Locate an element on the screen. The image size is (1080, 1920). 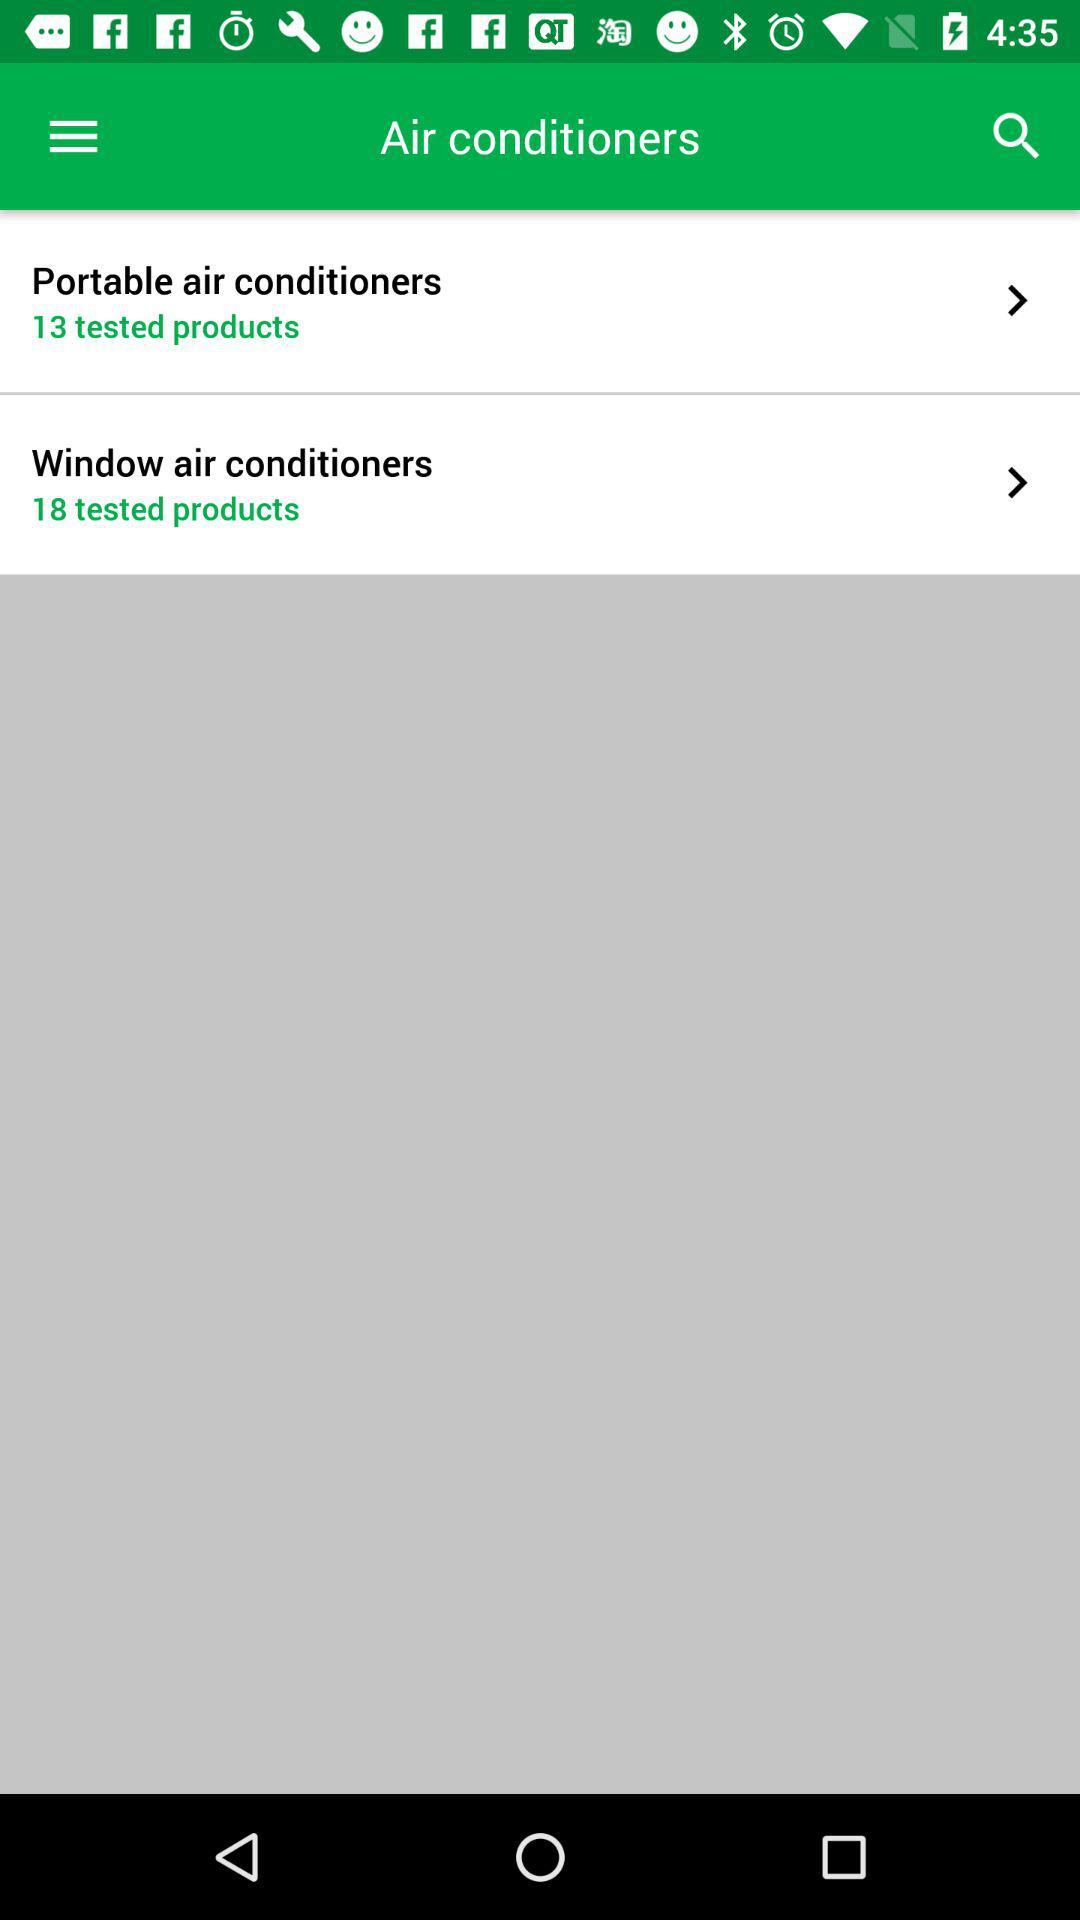
icon next to air conditioners item is located at coordinates (72, 135).